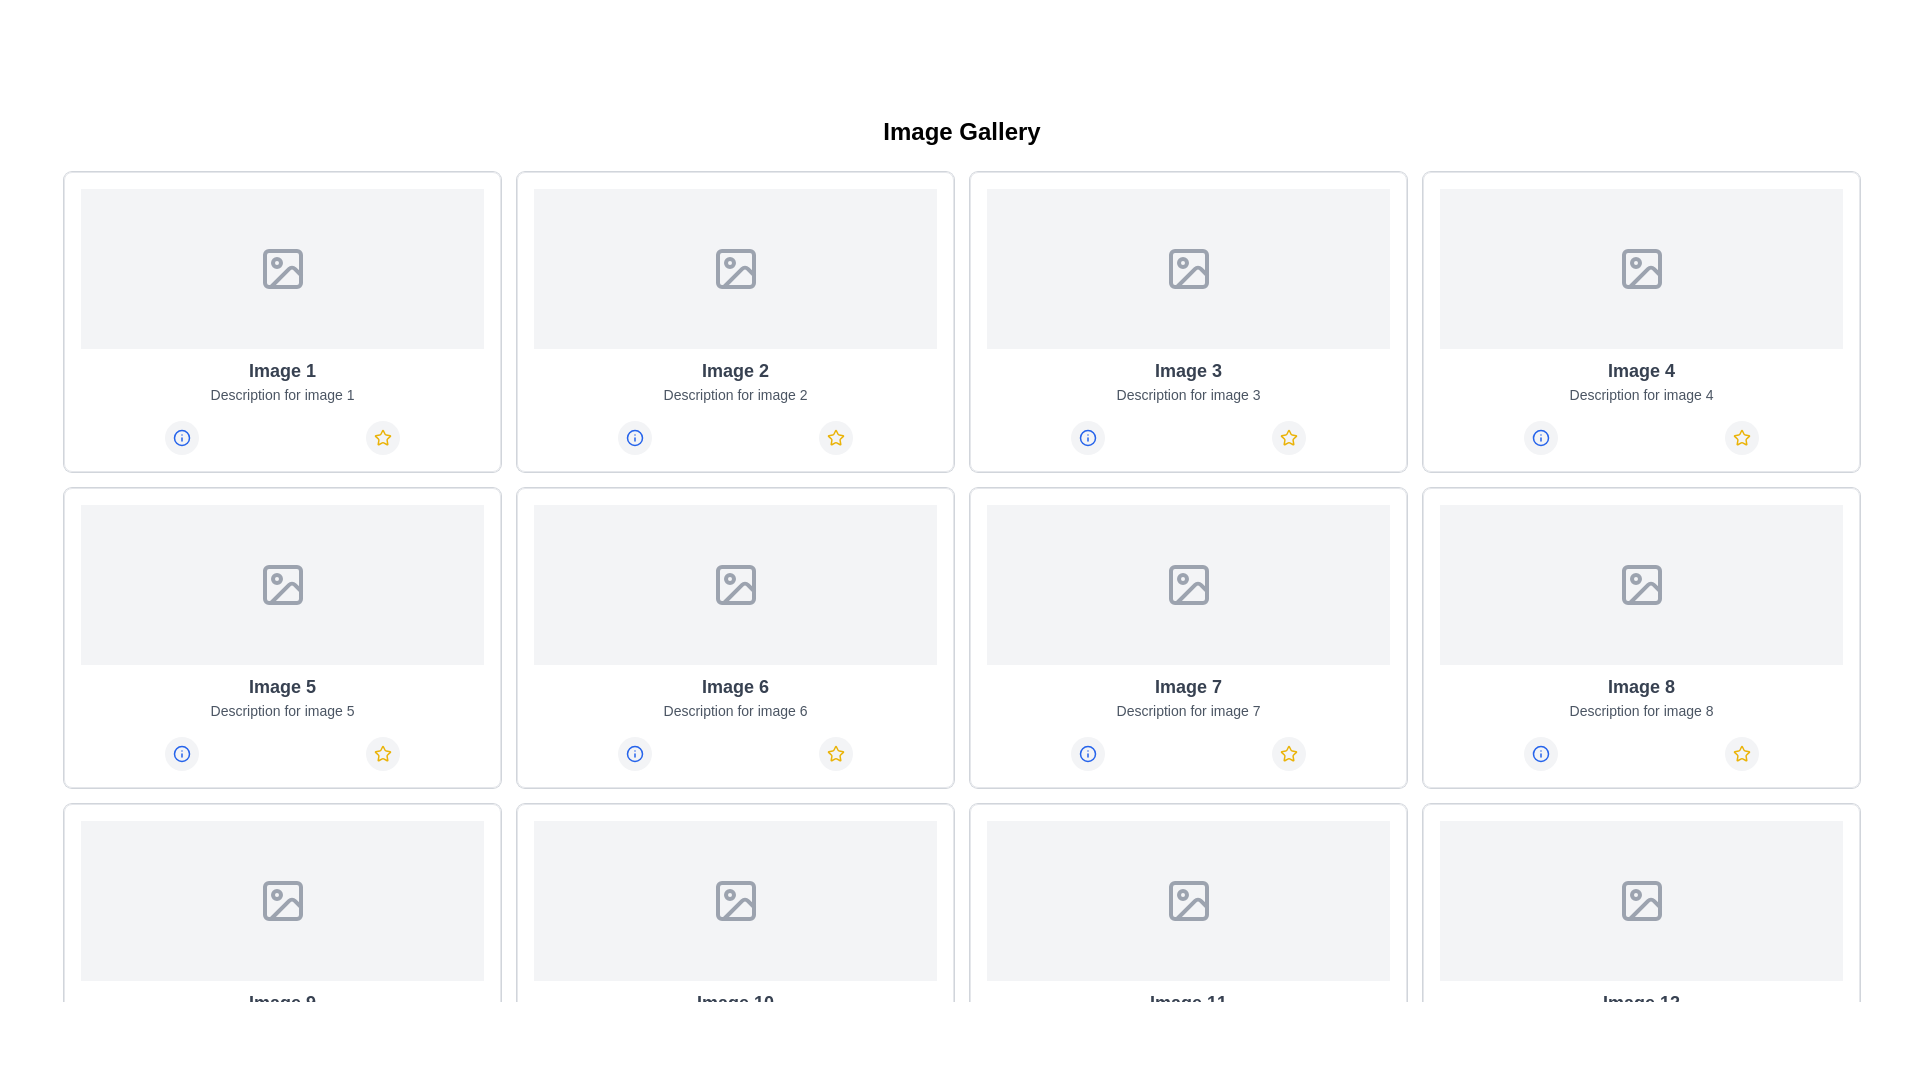 The width and height of the screenshot is (1920, 1080). I want to click on the SVG rectangle with a soft gray outline located in the bottom row of the gallery under 'Image 9', so click(281, 901).